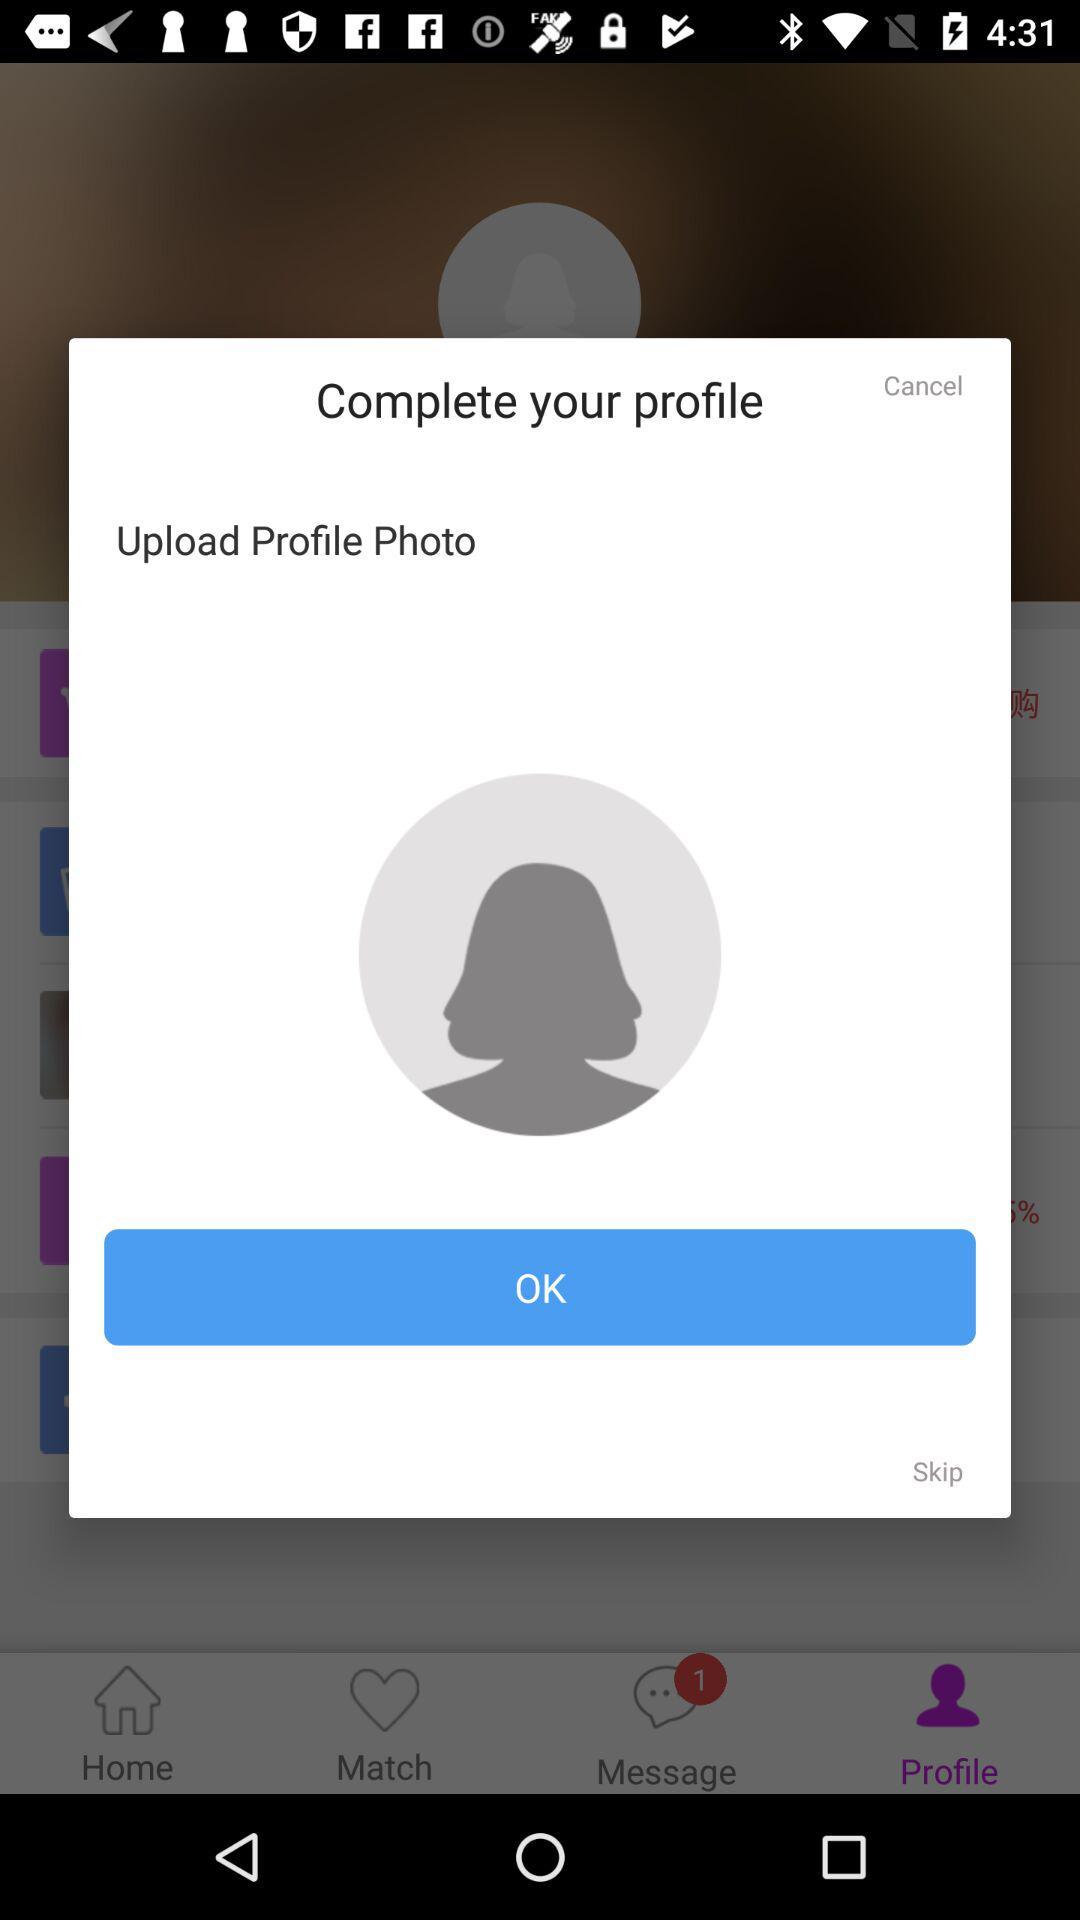 The height and width of the screenshot is (1920, 1080). What do you see at coordinates (540, 953) in the screenshot?
I see `insert image` at bounding box center [540, 953].